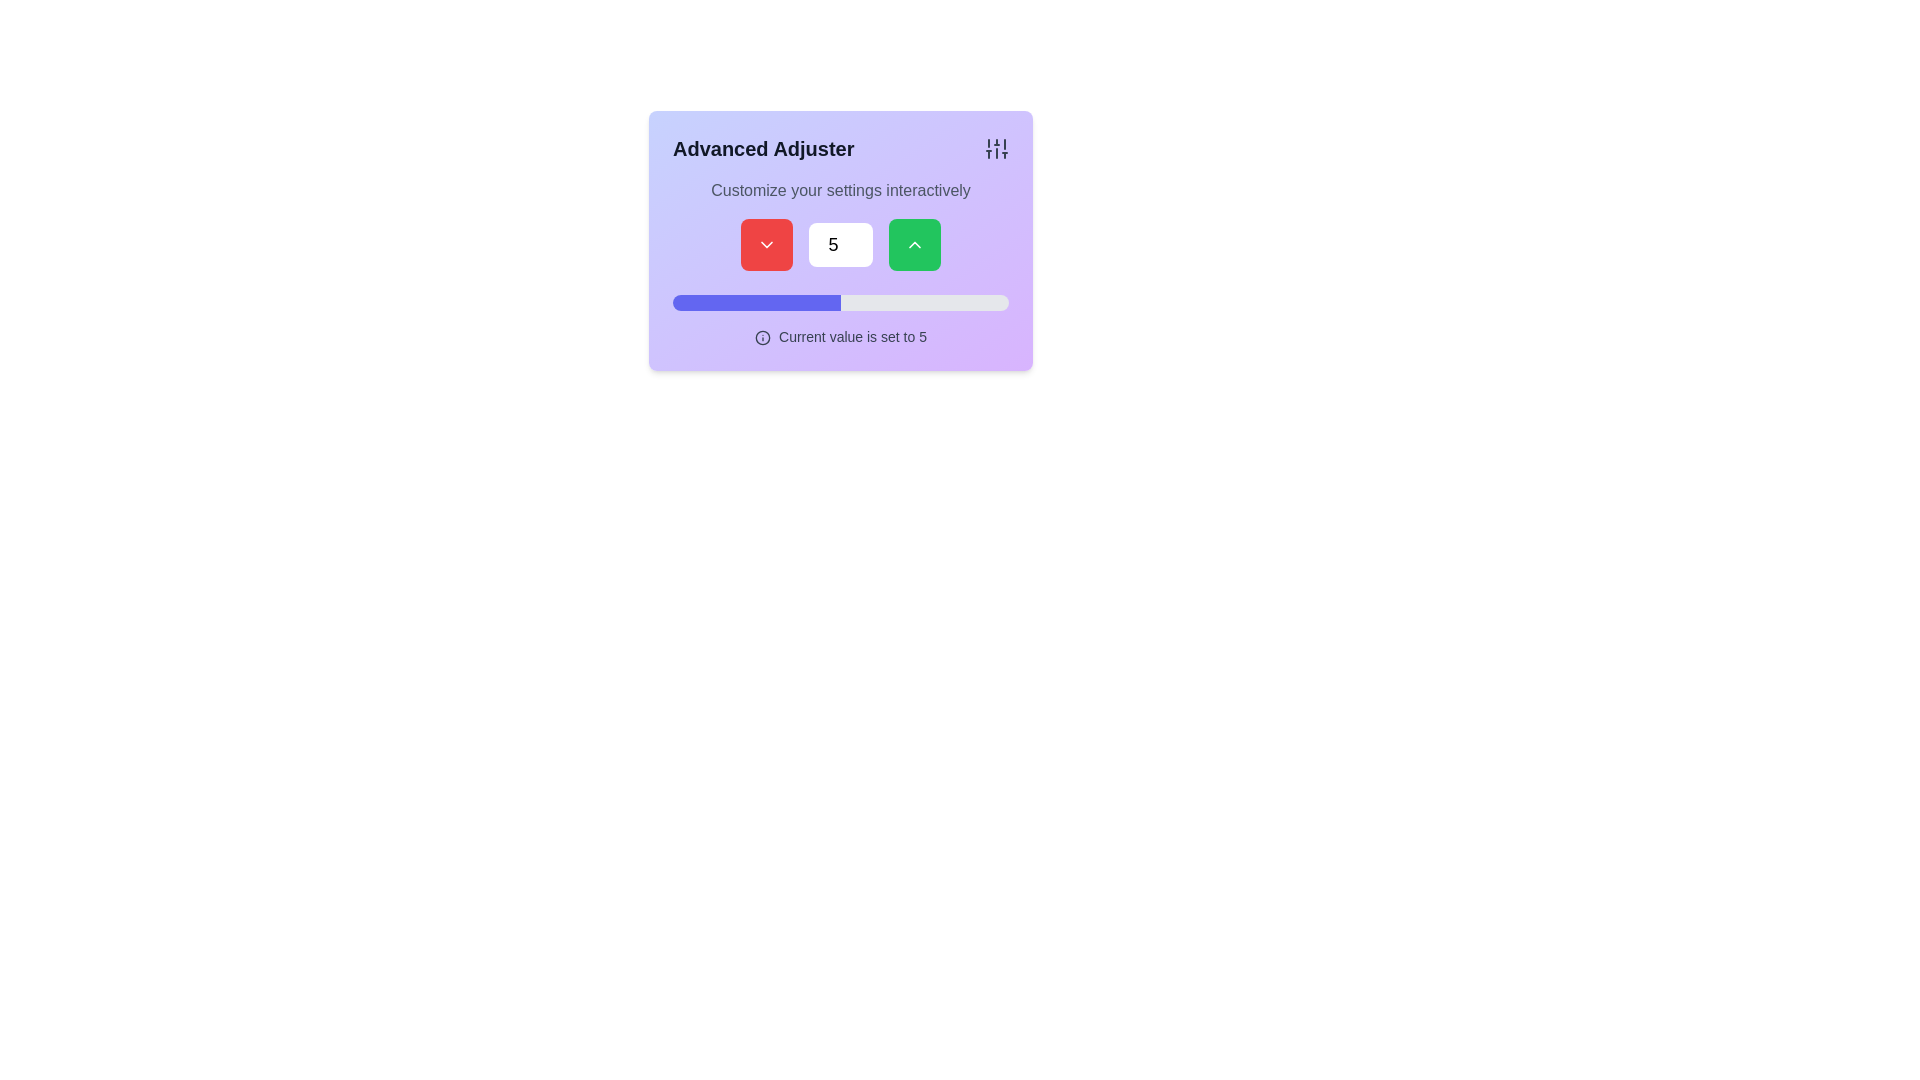 The image size is (1920, 1080). Describe the element at coordinates (762, 148) in the screenshot. I see `text label 'Advanced Adjuster' that is styled in bold and large font, located at the top-left area of the card interface` at that location.